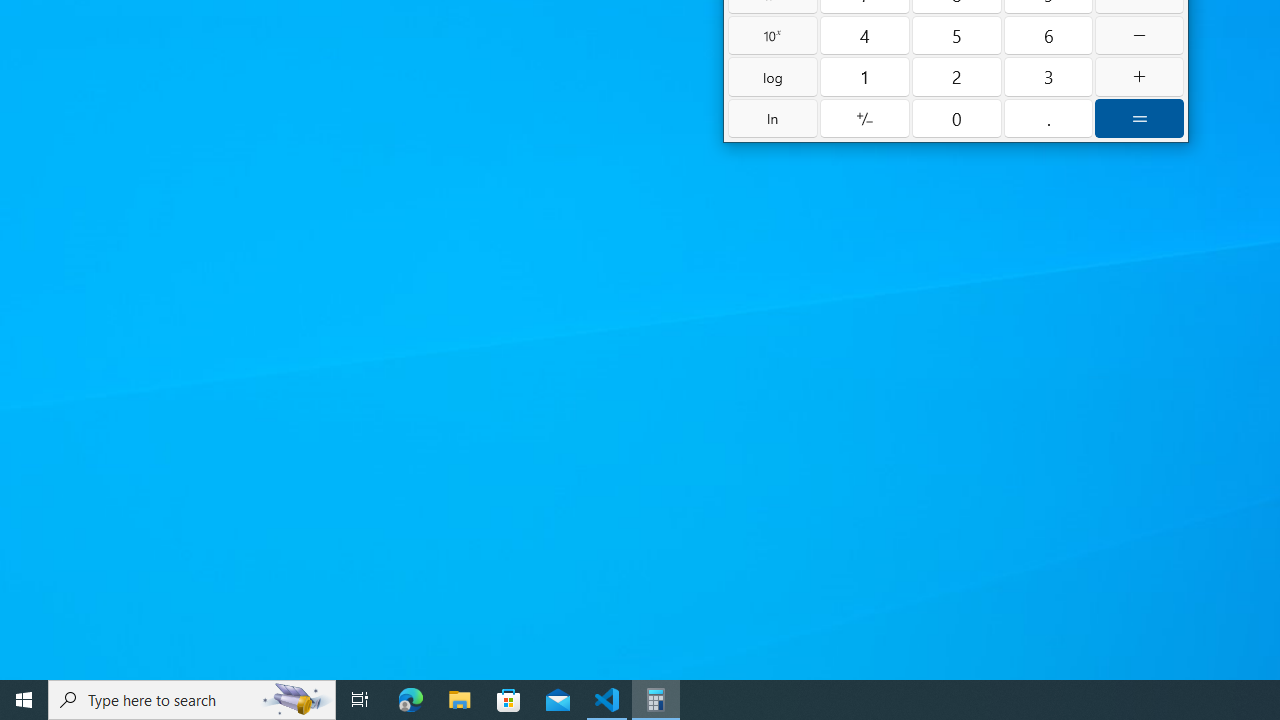 This screenshot has height=720, width=1280. I want to click on 'Minus', so click(1139, 35).